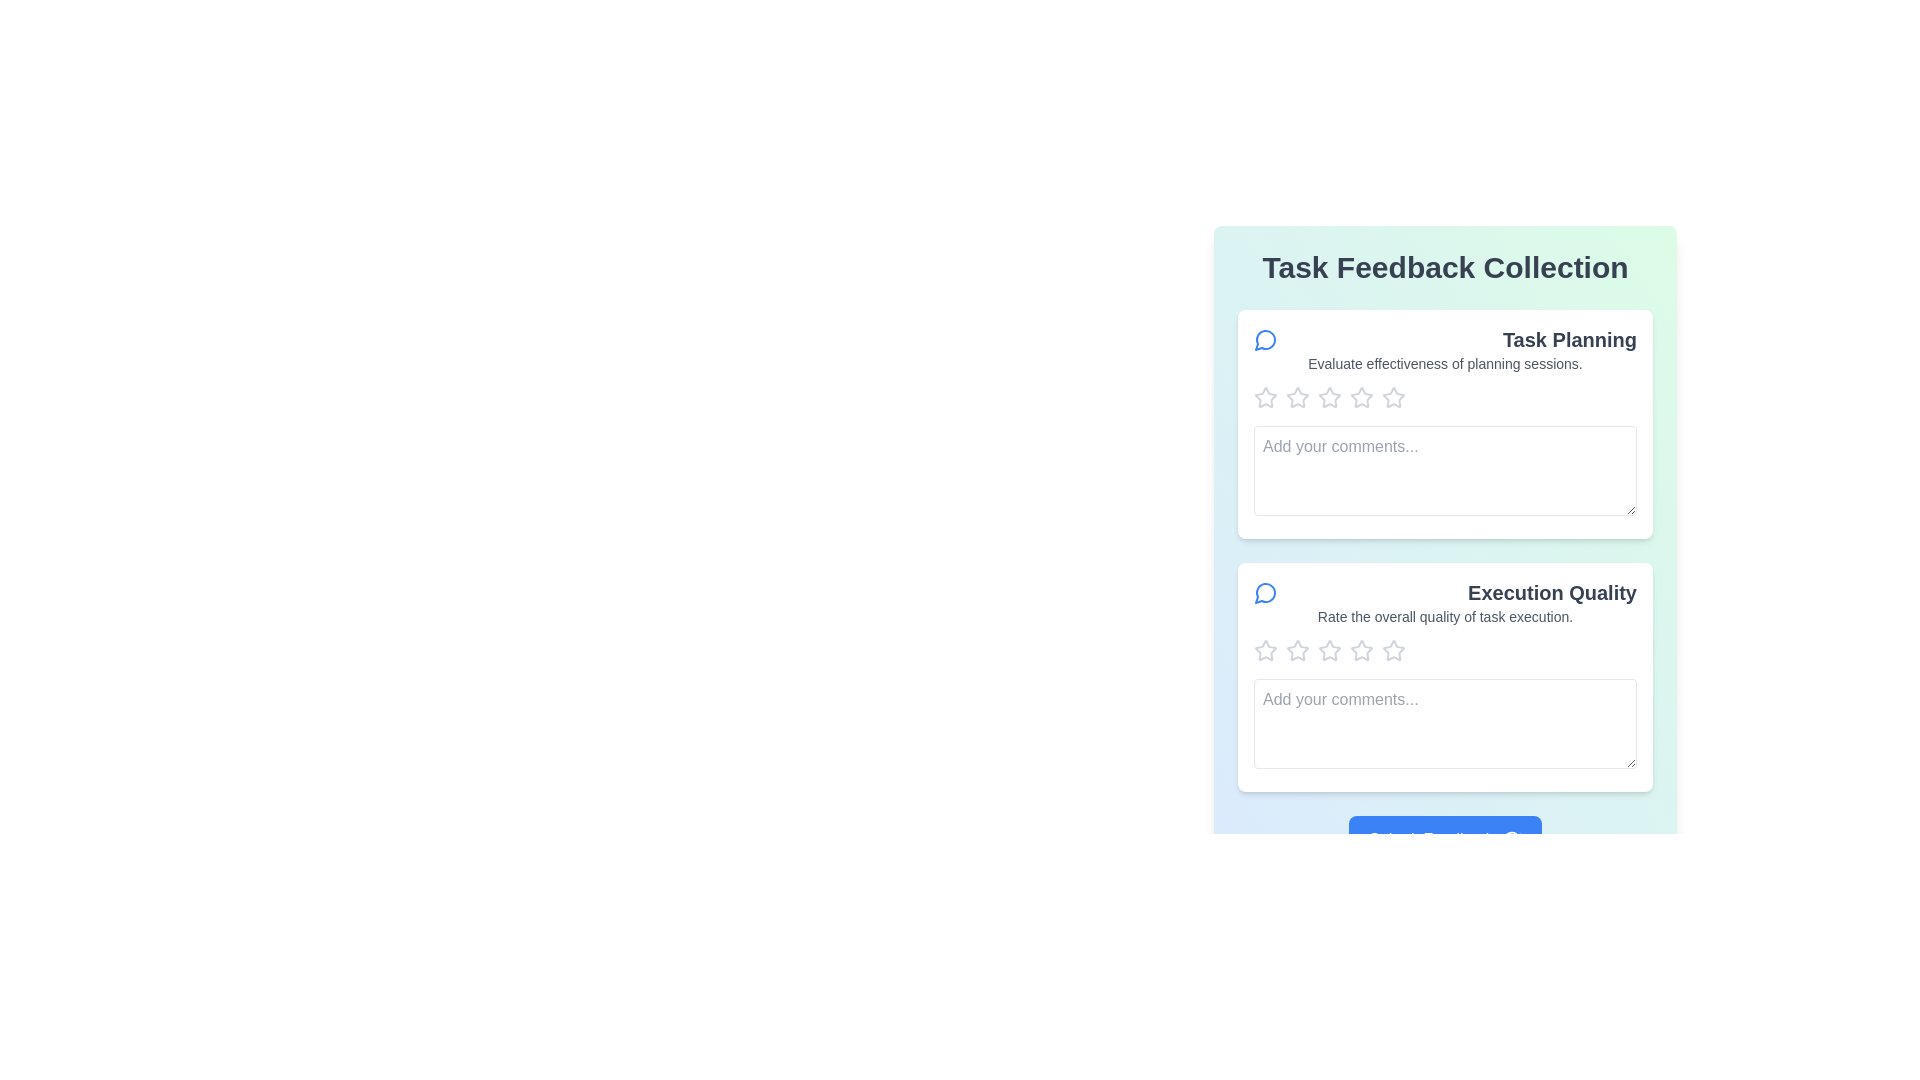  What do you see at coordinates (1445, 840) in the screenshot?
I see `the 'Submit Feedback' button with a blue background and white text, located at the bottom of the feedback card` at bounding box center [1445, 840].